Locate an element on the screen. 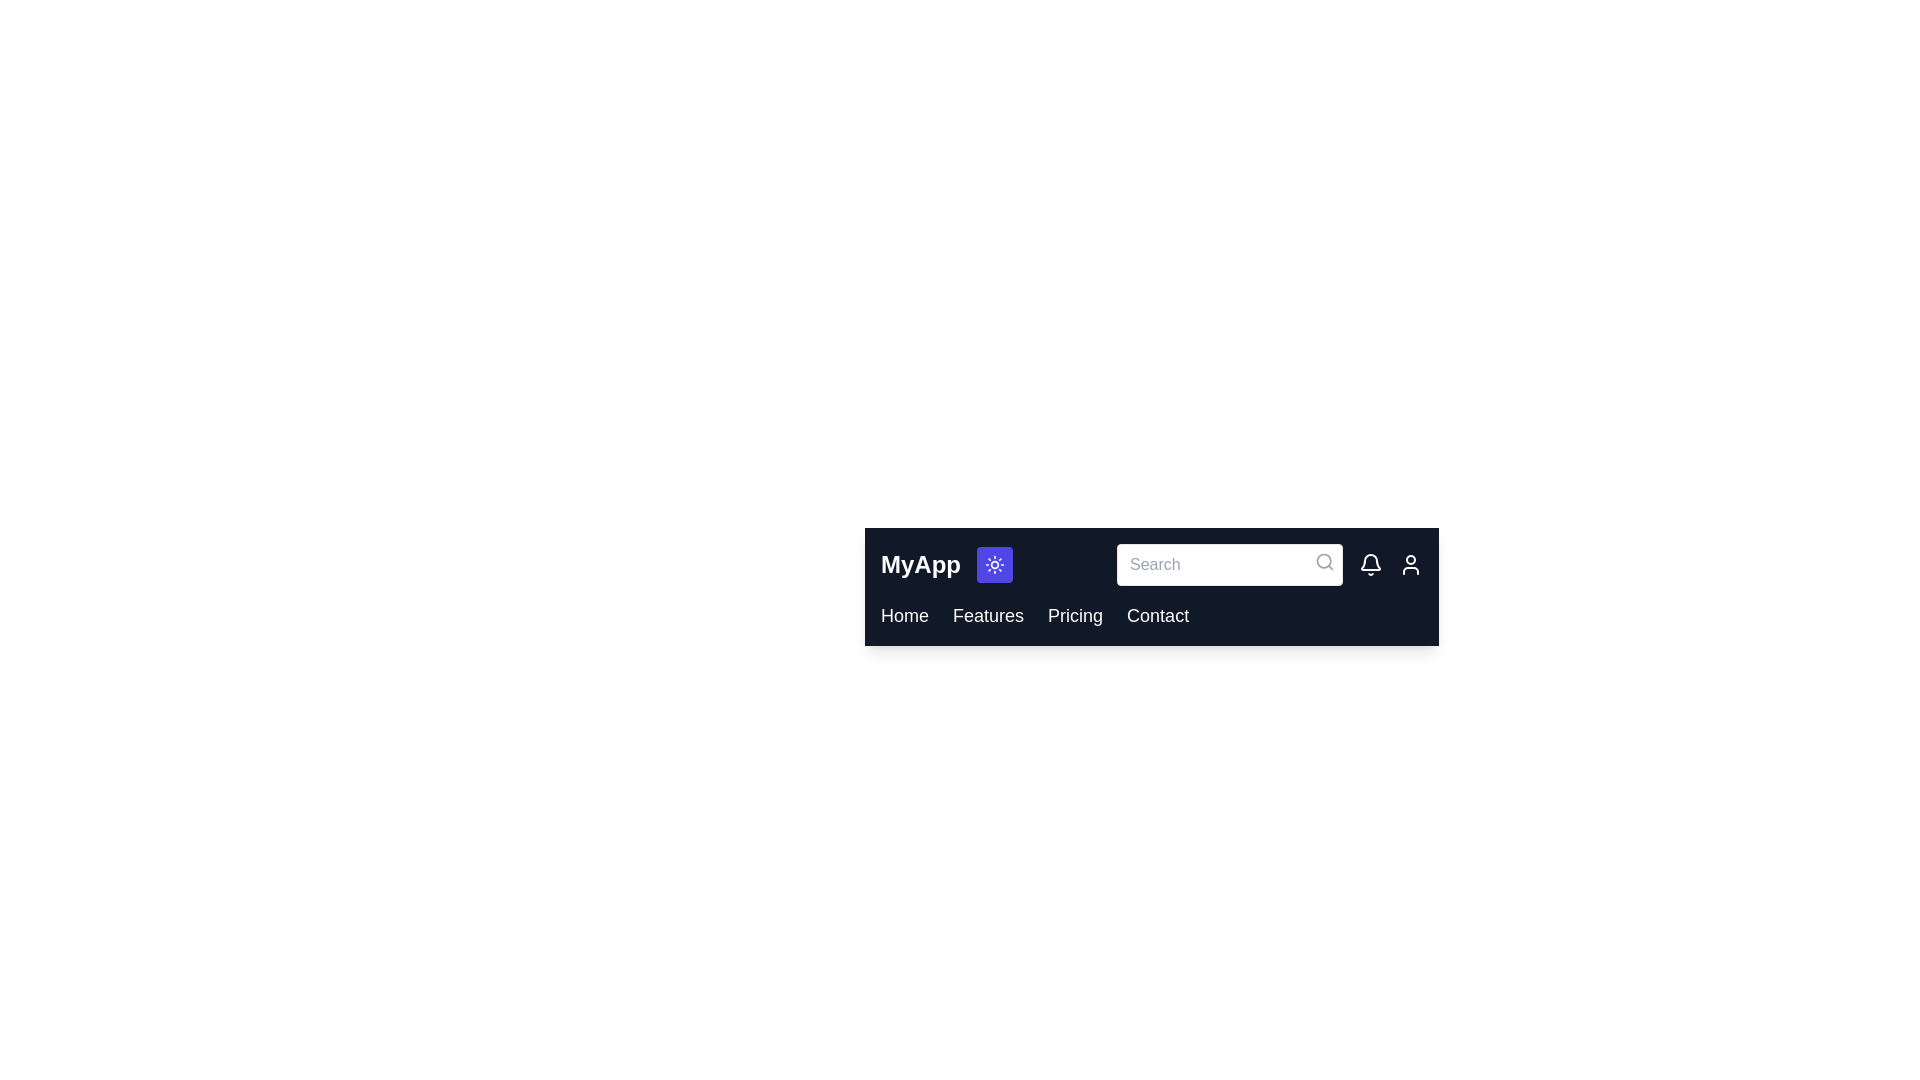 The height and width of the screenshot is (1080, 1920). the Contact link in the navigation bar is located at coordinates (1157, 615).